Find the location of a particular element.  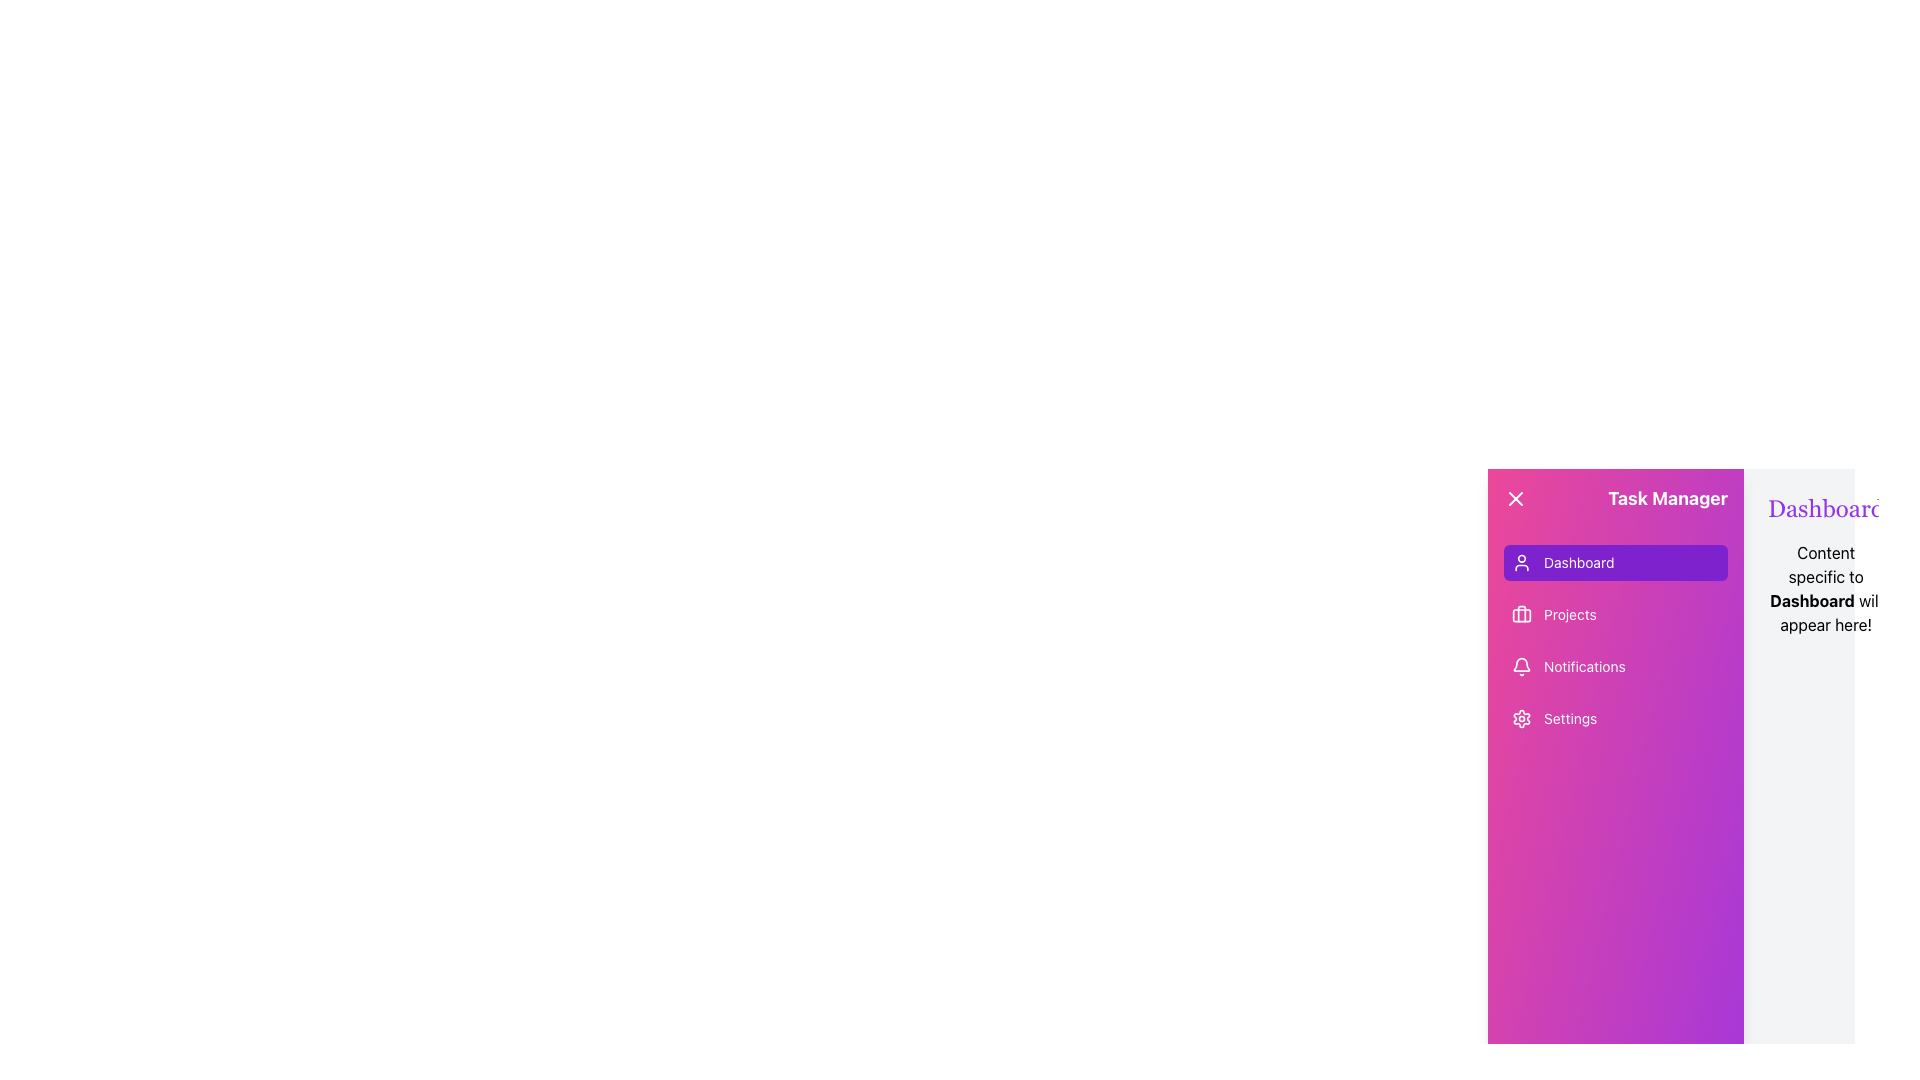

the 'Task Manager' text label, which is styled in bold, white text against a pink to purple gradient background, located in the header area of the sidebar is located at coordinates (1616, 497).